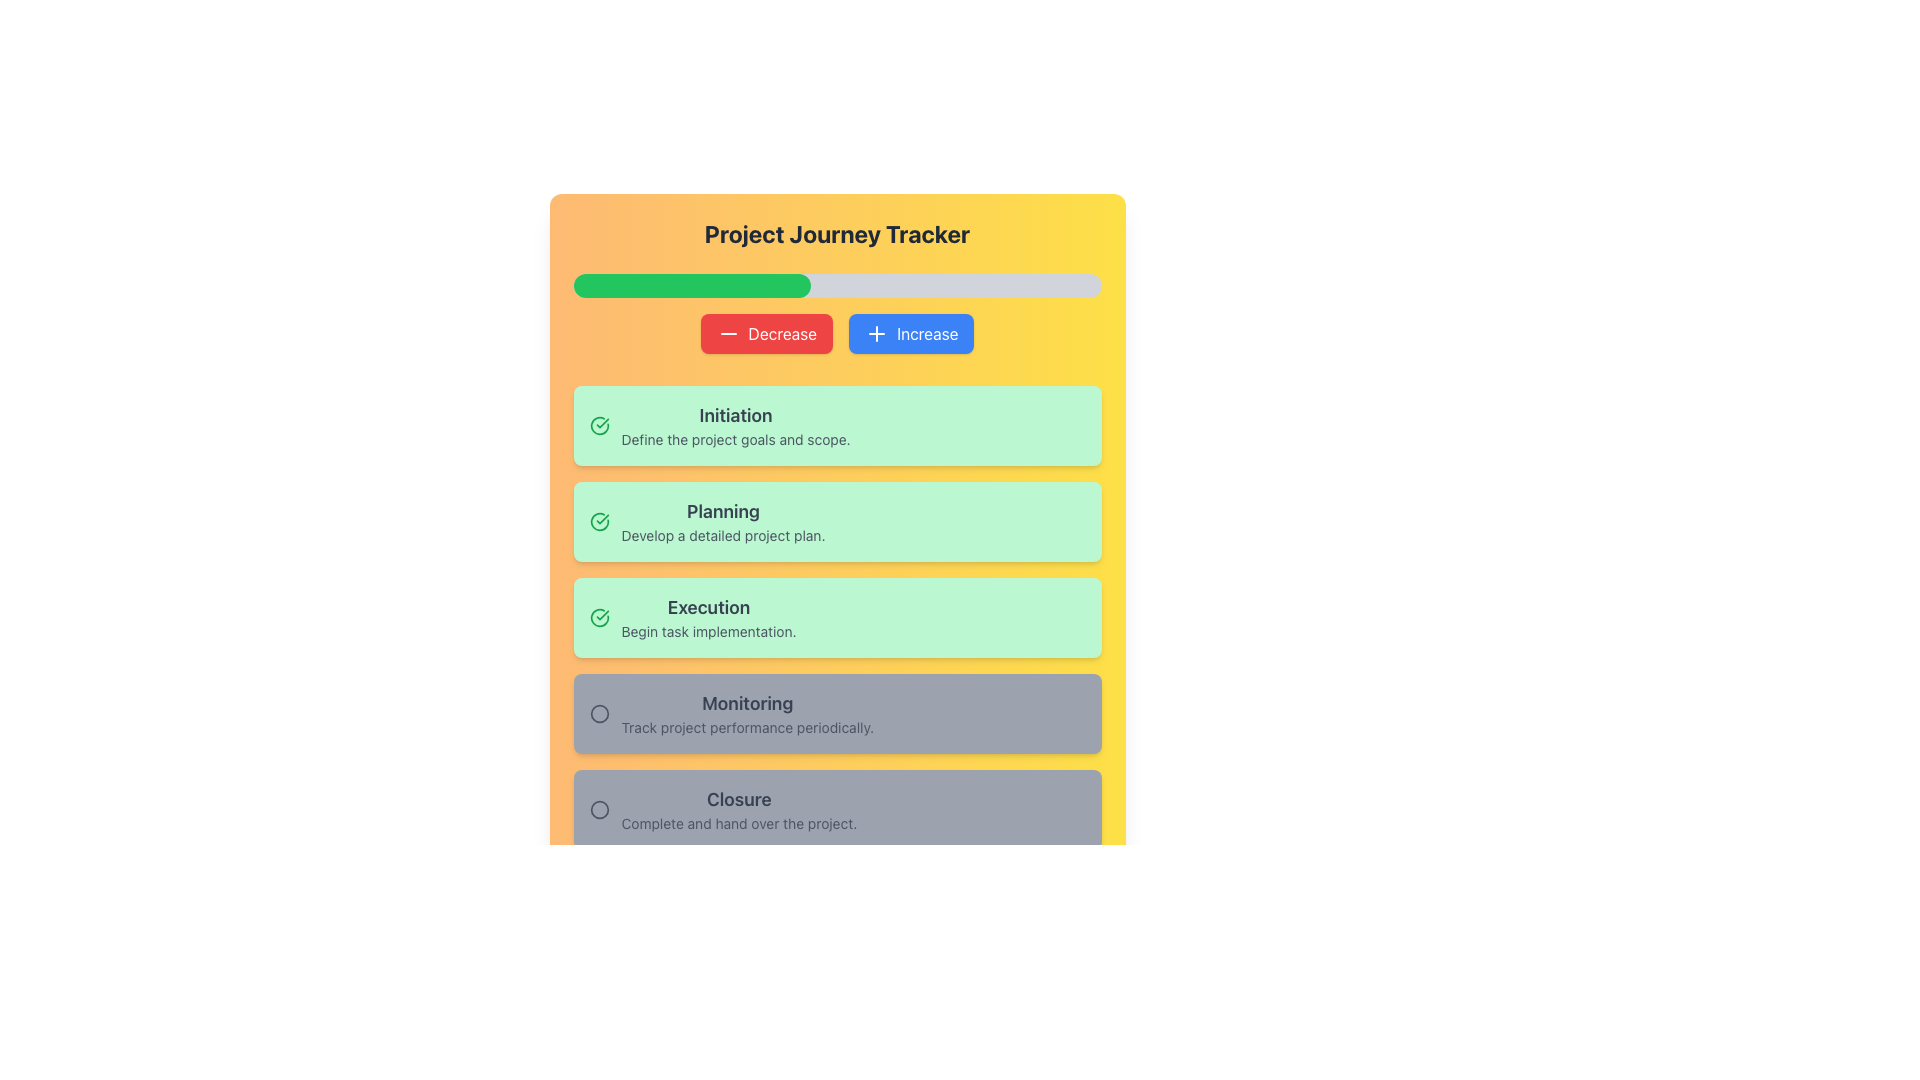  Describe the element at coordinates (746, 703) in the screenshot. I see `text label indicating the 'Monitoring' section, which serves as a title for the project stage discussion` at that location.